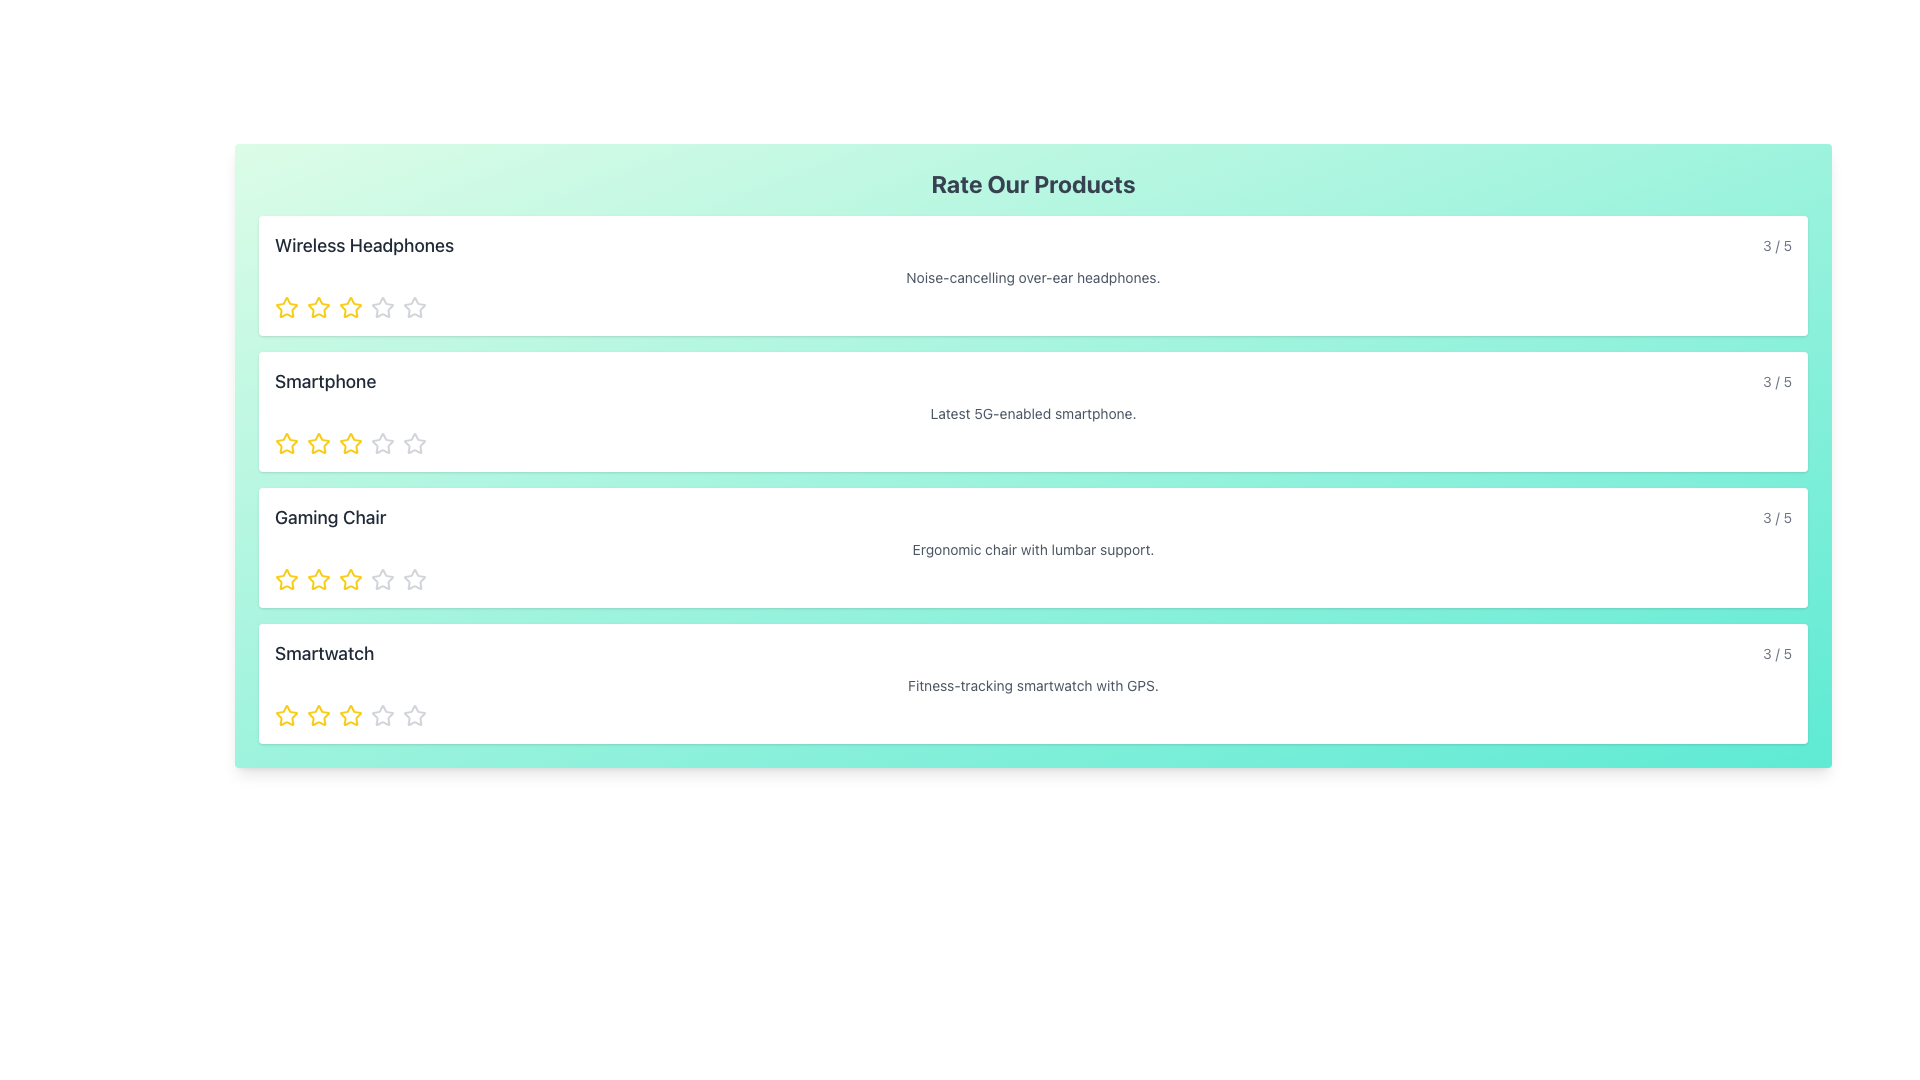 Image resolution: width=1920 pixels, height=1080 pixels. Describe the element at coordinates (286, 308) in the screenshot. I see `the first yellow star icon to change the rating under the text 'Wireless Headphones'` at that location.